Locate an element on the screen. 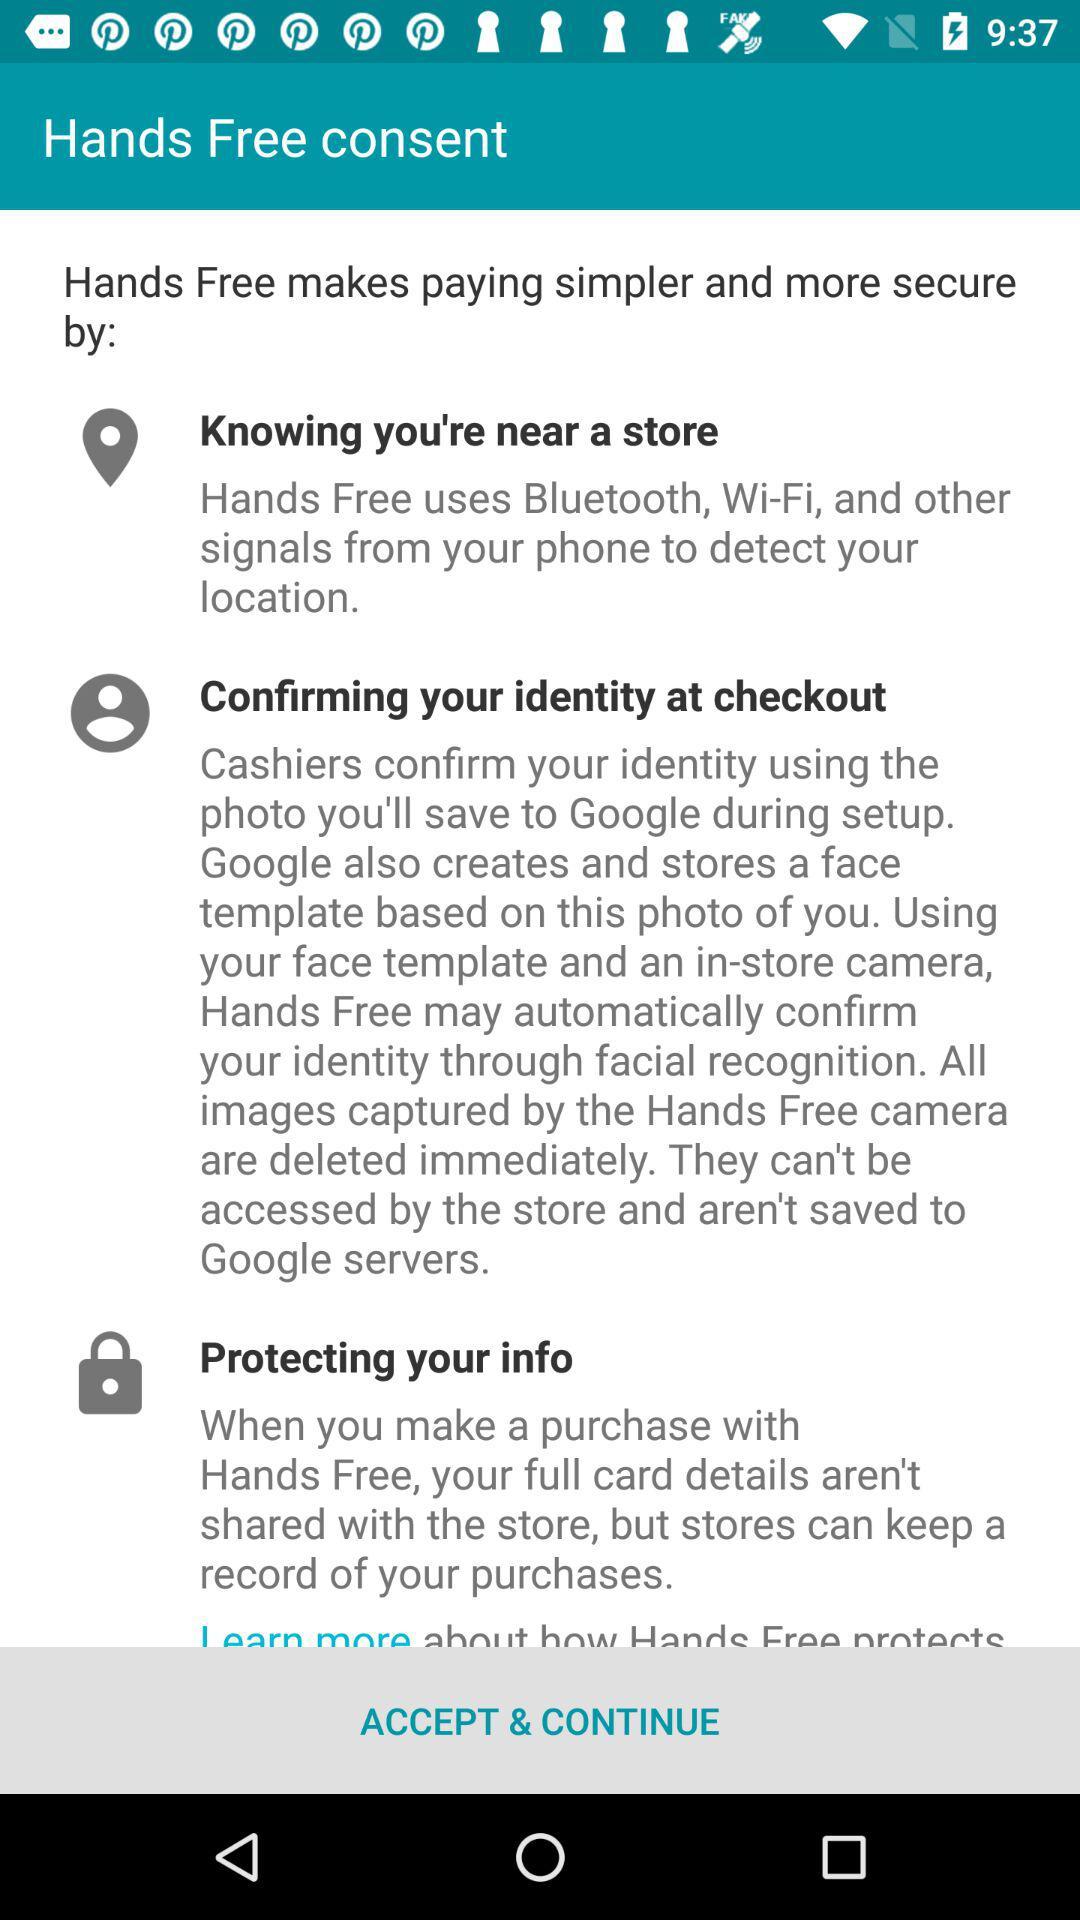 This screenshot has width=1080, height=1920. learn more about icon is located at coordinates (639, 1623).